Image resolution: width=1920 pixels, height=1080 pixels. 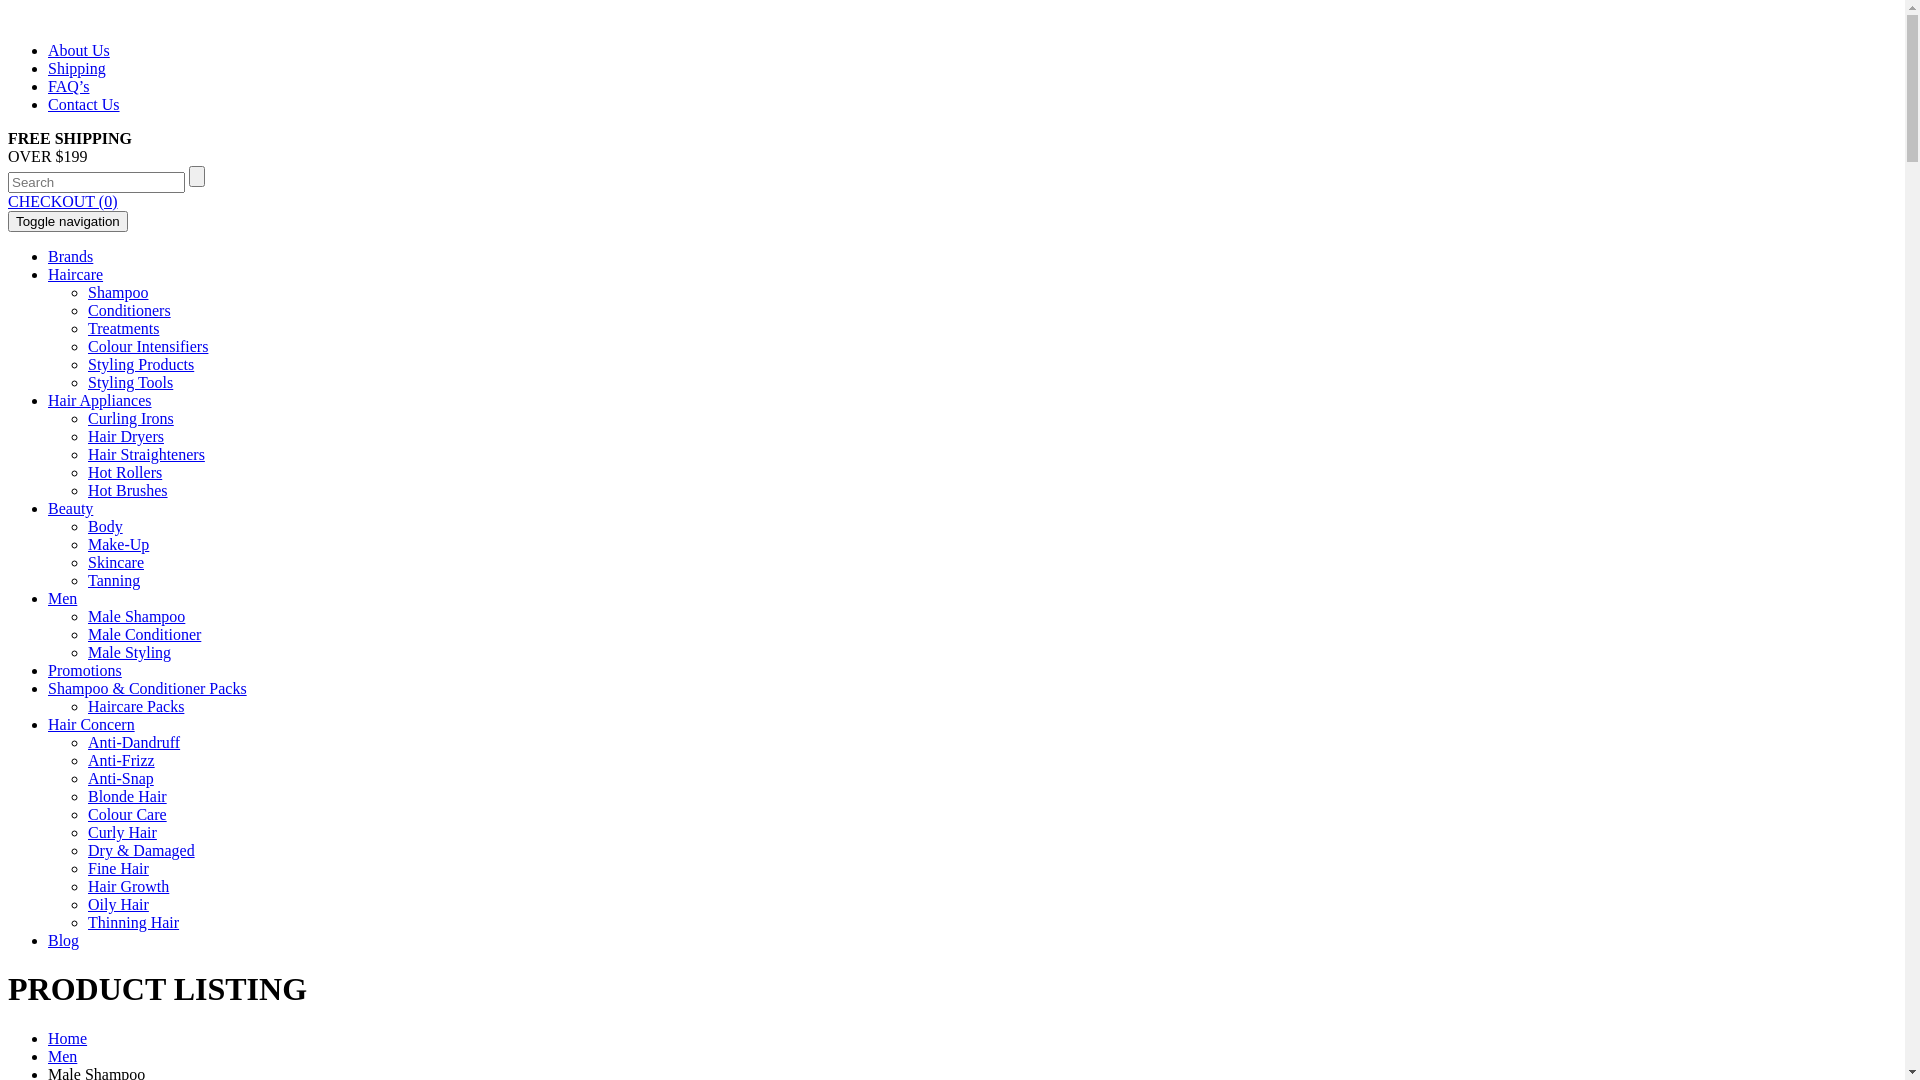 I want to click on 'Curly Hair', so click(x=121, y=832).